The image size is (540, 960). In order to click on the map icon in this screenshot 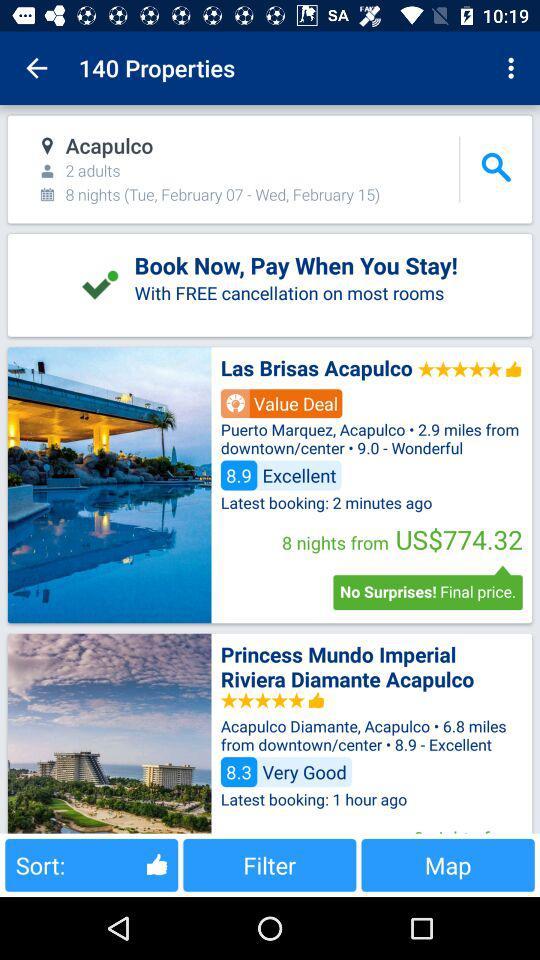, I will do `click(448, 864)`.